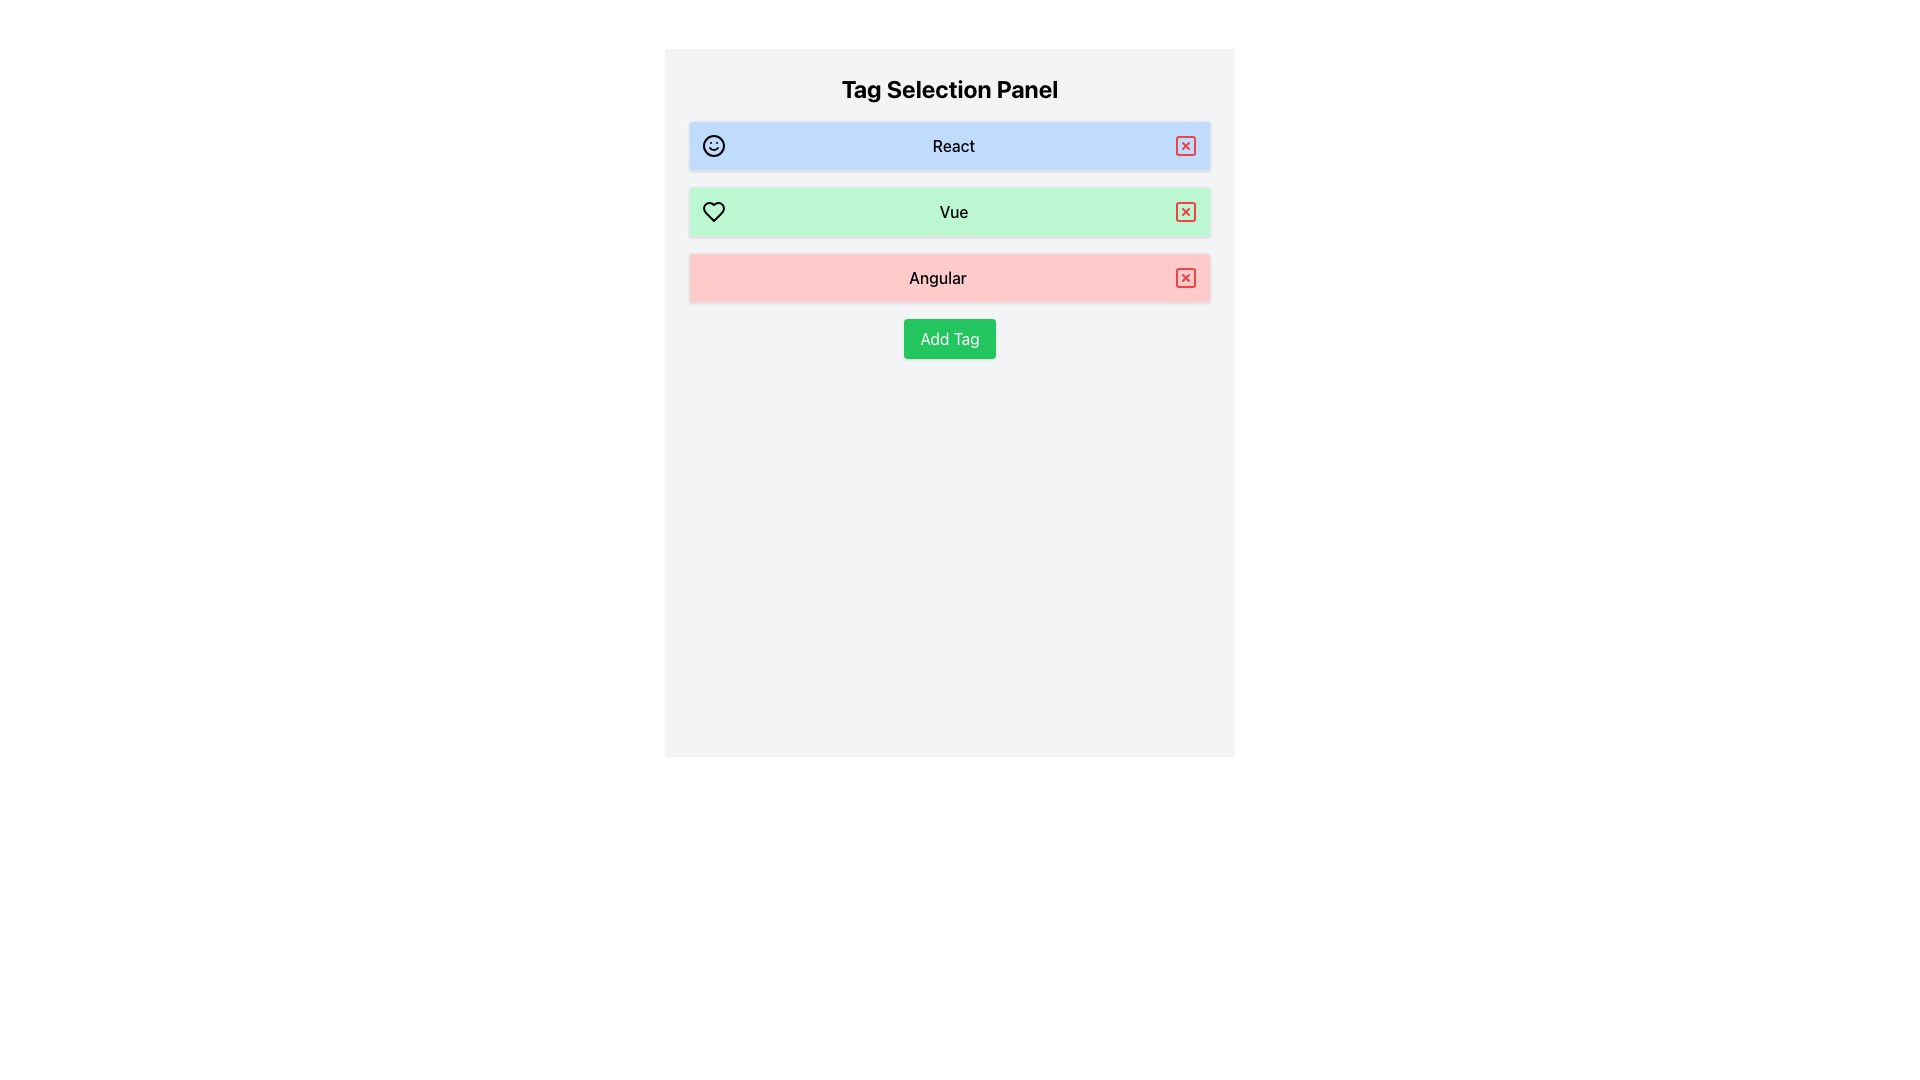 Image resolution: width=1920 pixels, height=1080 pixels. What do you see at coordinates (949, 212) in the screenshot?
I see `the 'Vue' button-like tag component` at bounding box center [949, 212].